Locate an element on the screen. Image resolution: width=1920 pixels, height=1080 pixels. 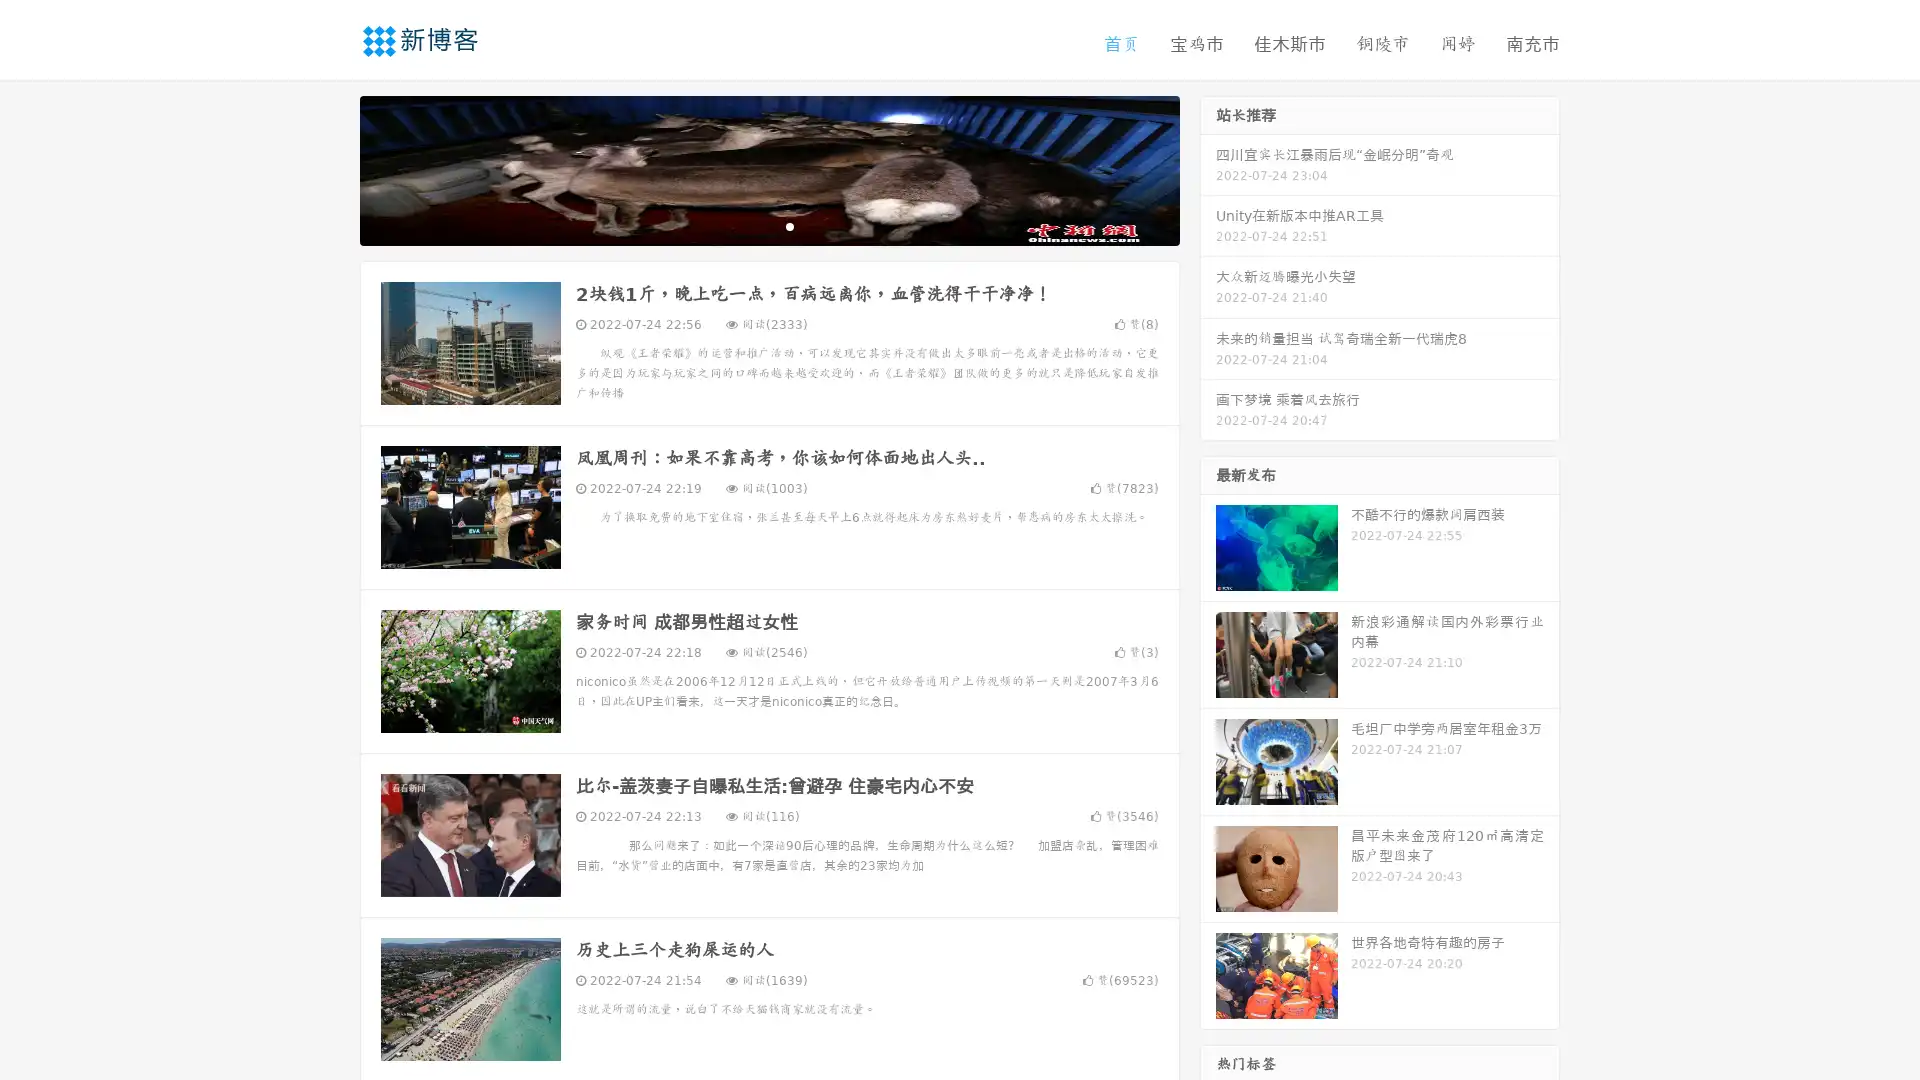
Go to slide 3 is located at coordinates (789, 225).